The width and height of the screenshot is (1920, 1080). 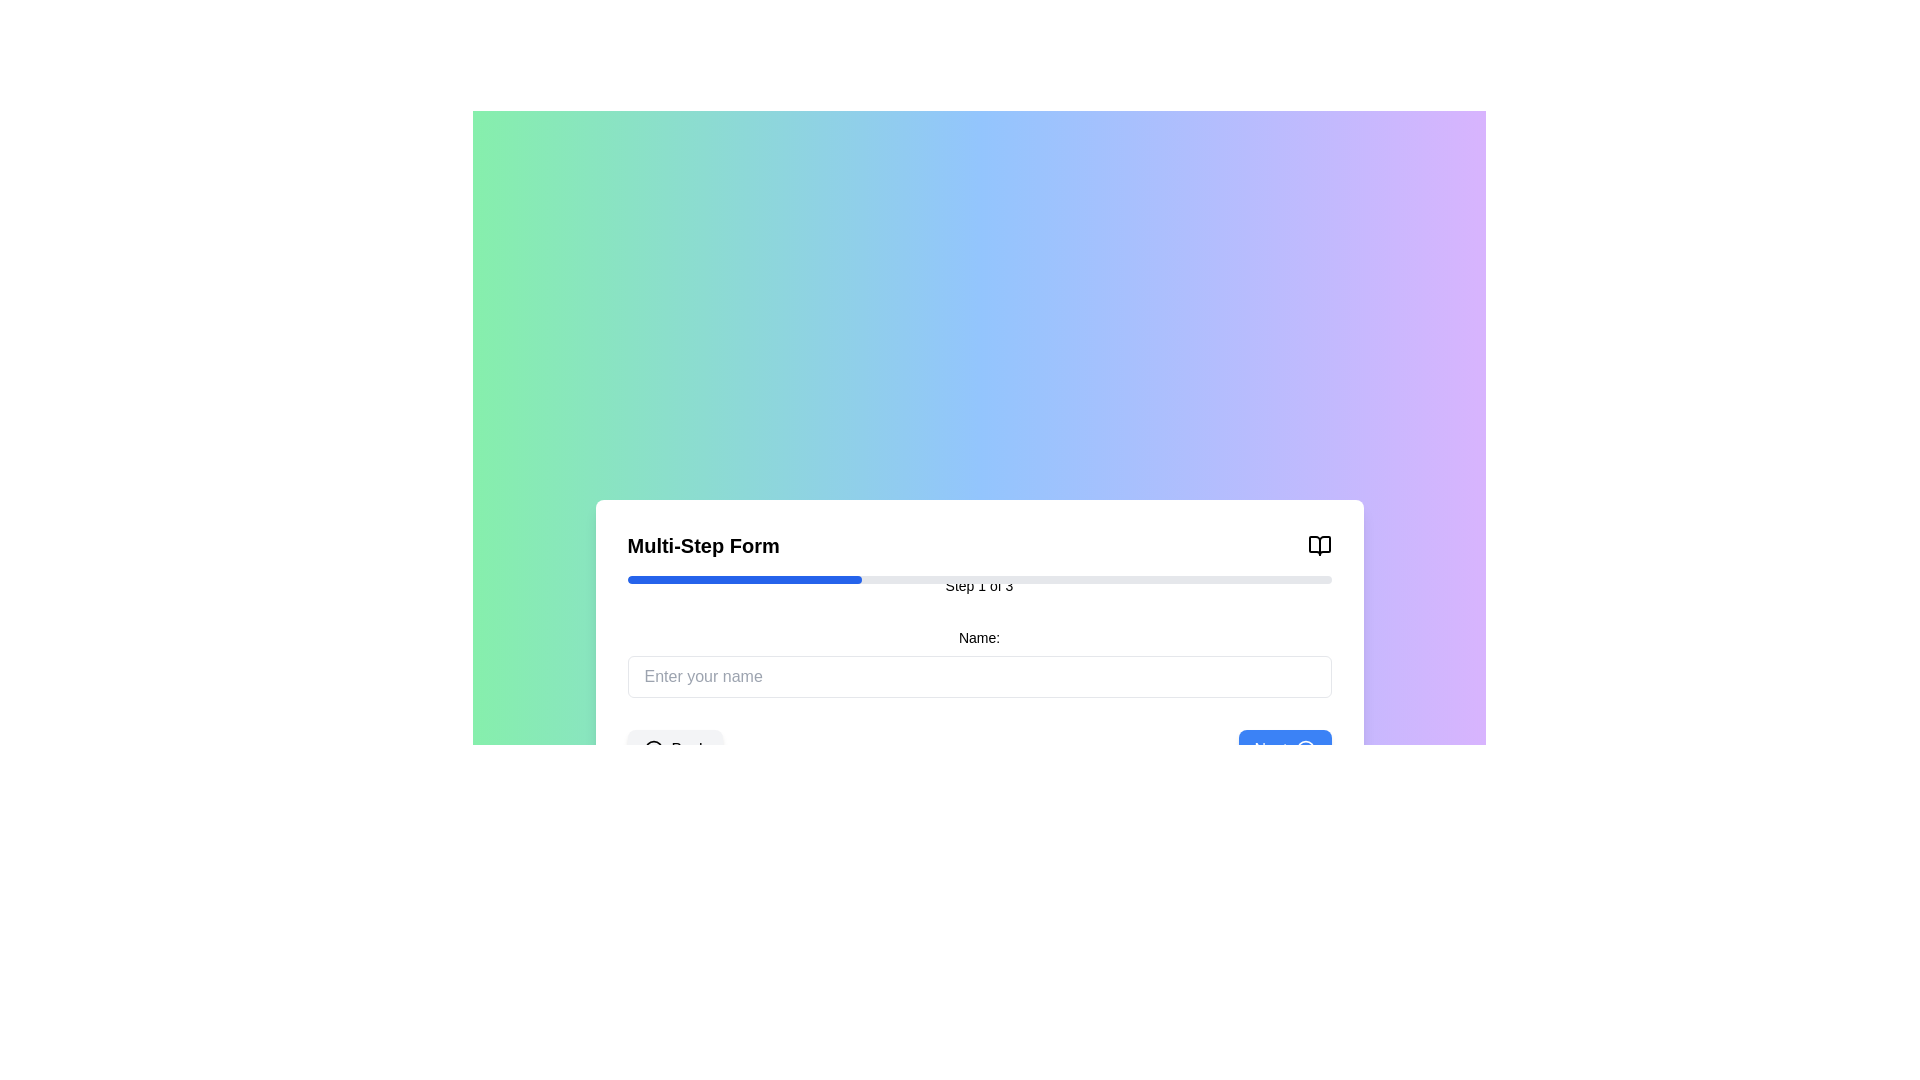 I want to click on the forward navigation icon located at the far right of the blue rounded rectangle button labeled 'Next', so click(x=1305, y=749).